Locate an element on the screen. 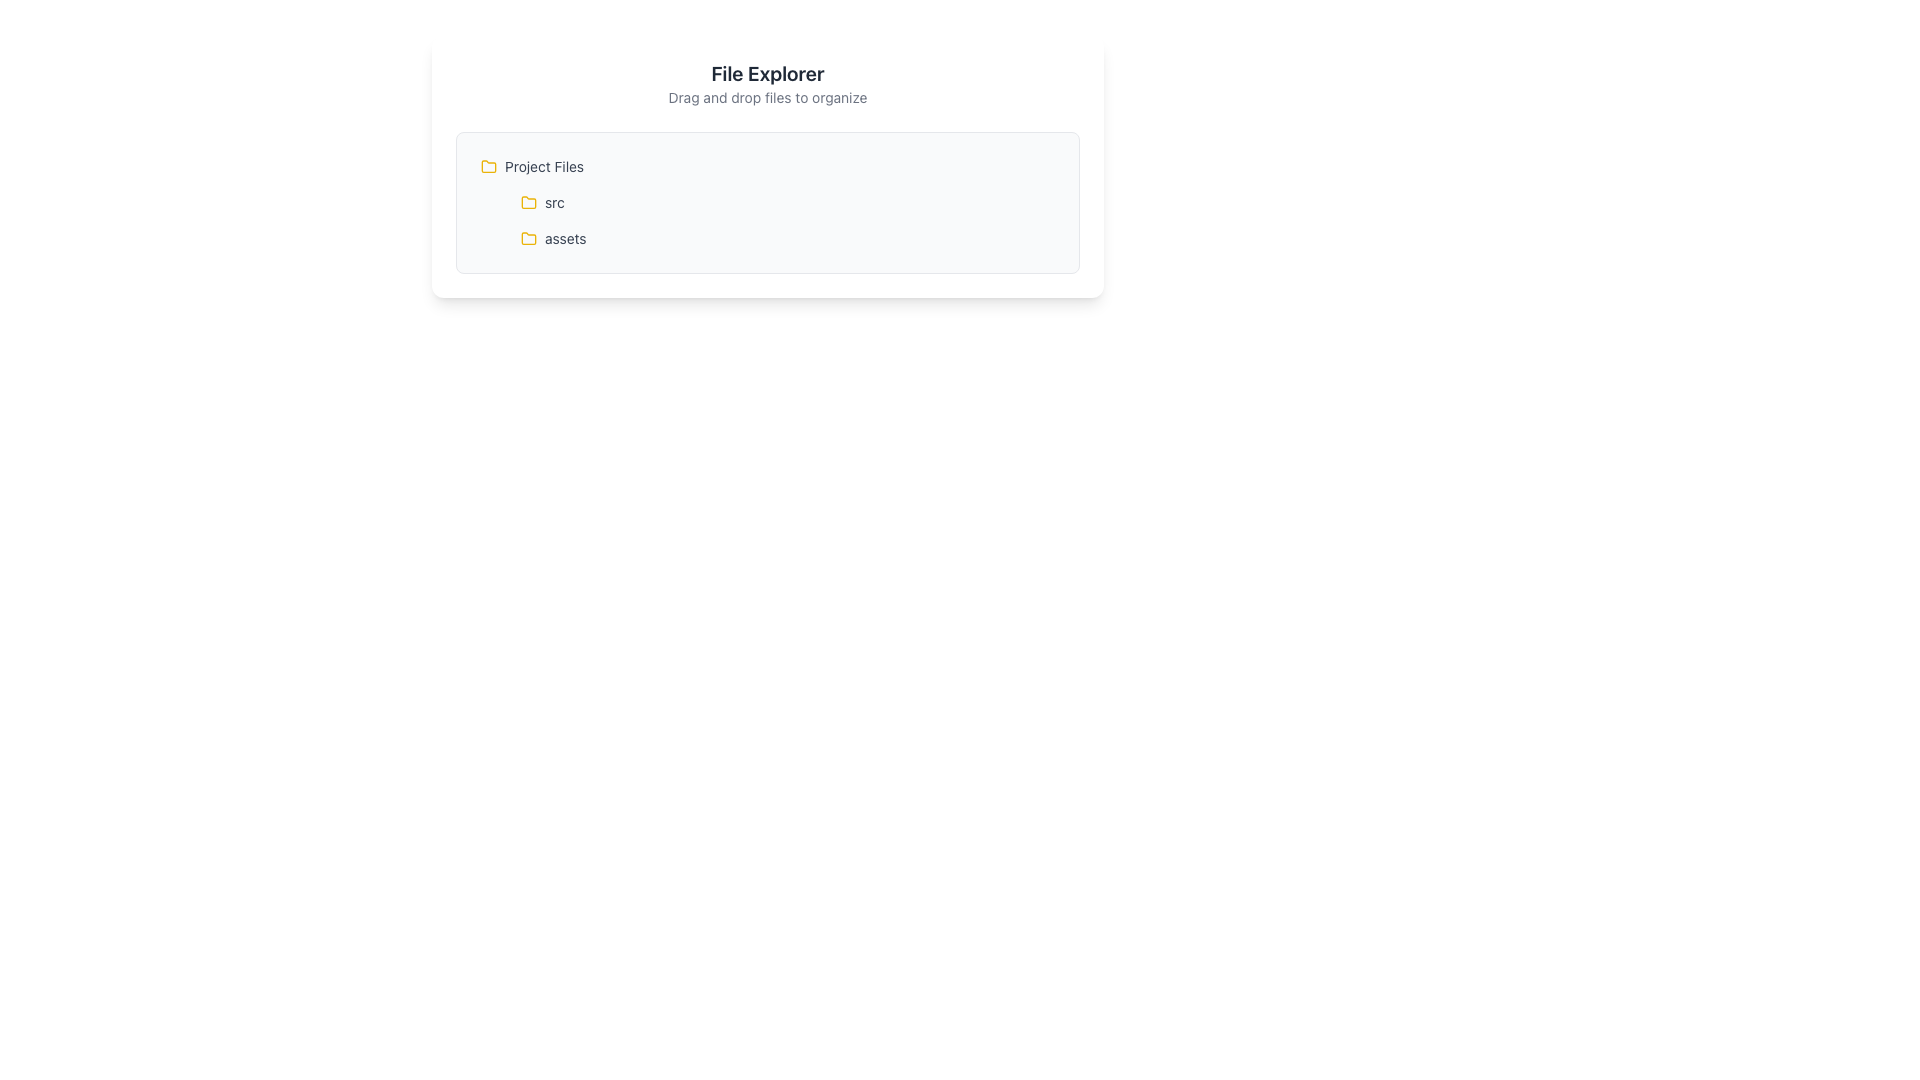 The image size is (1920, 1080). the folder icon representing 'Project Files', which is the first element in the group positioned to the left of the 'Project Files' text label is located at coordinates (489, 165).